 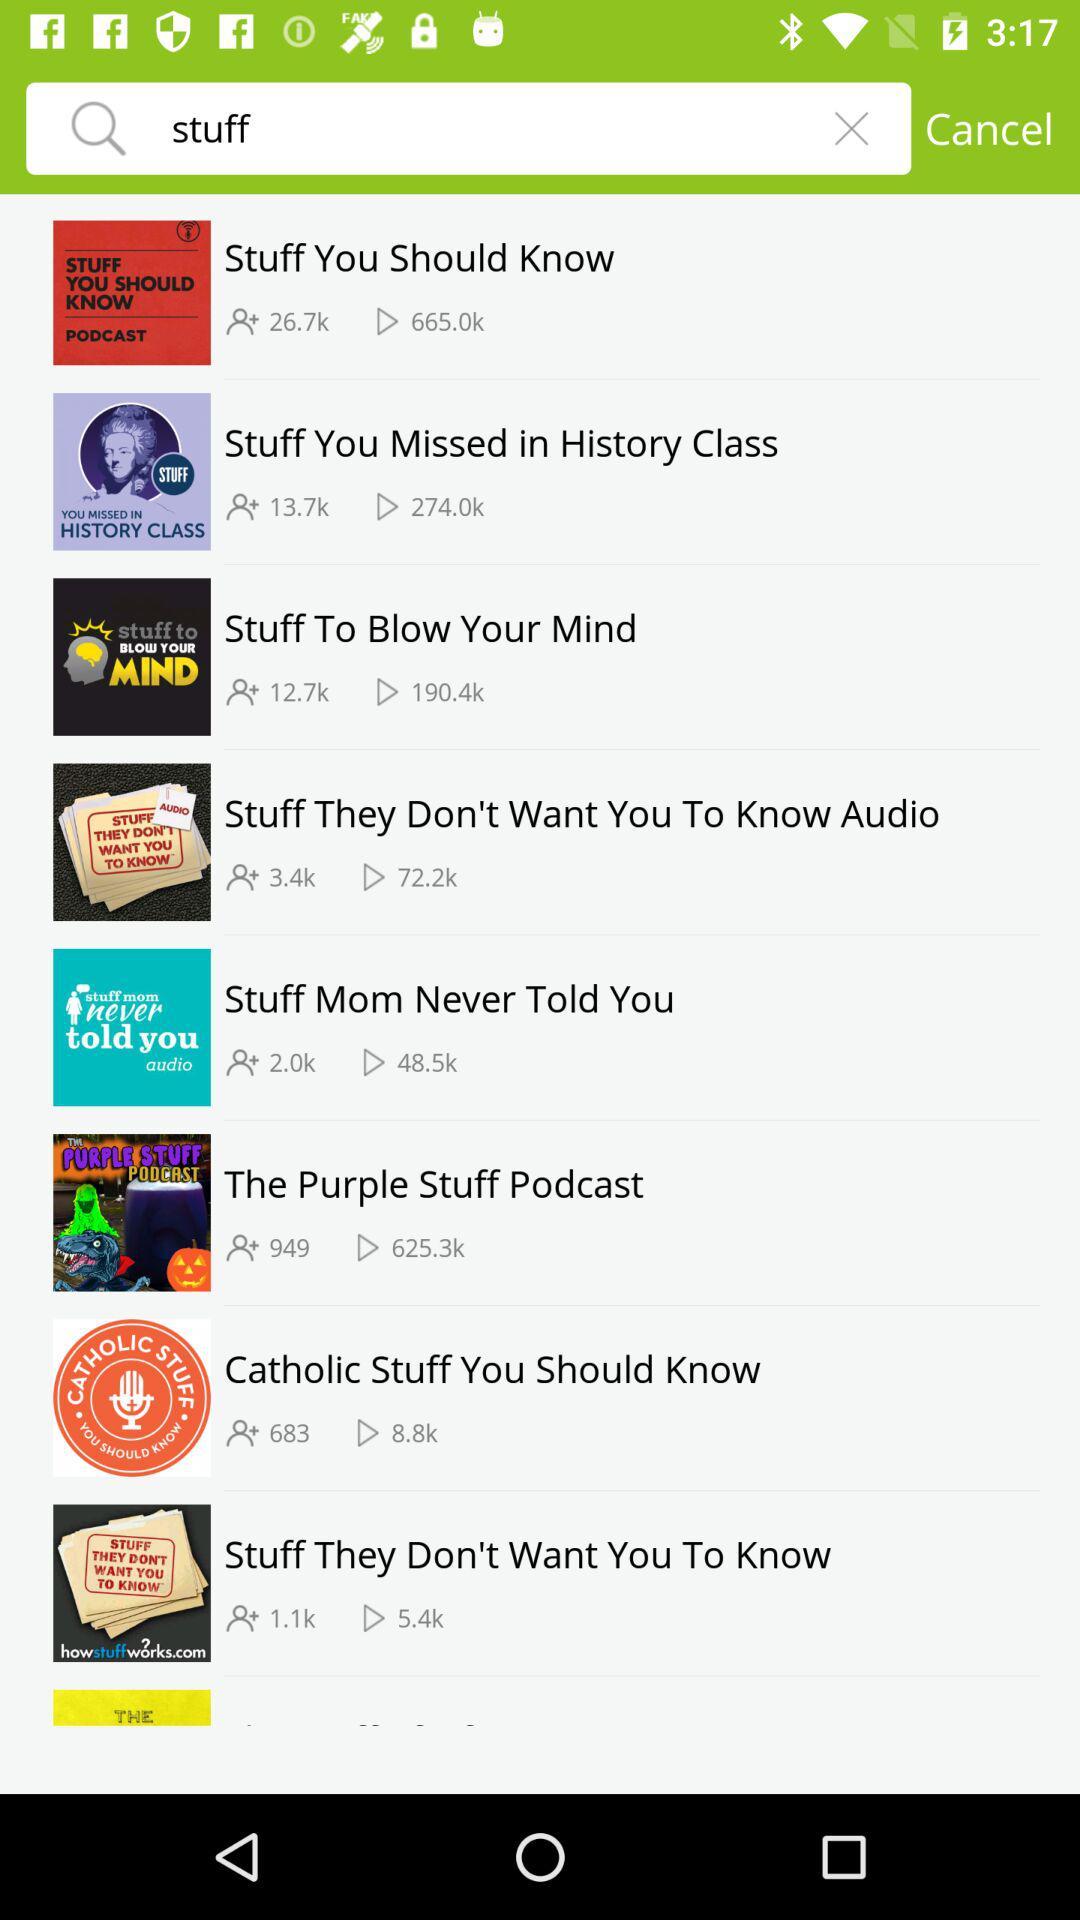 I want to click on the item below the stuff they don, so click(x=426, y=877).